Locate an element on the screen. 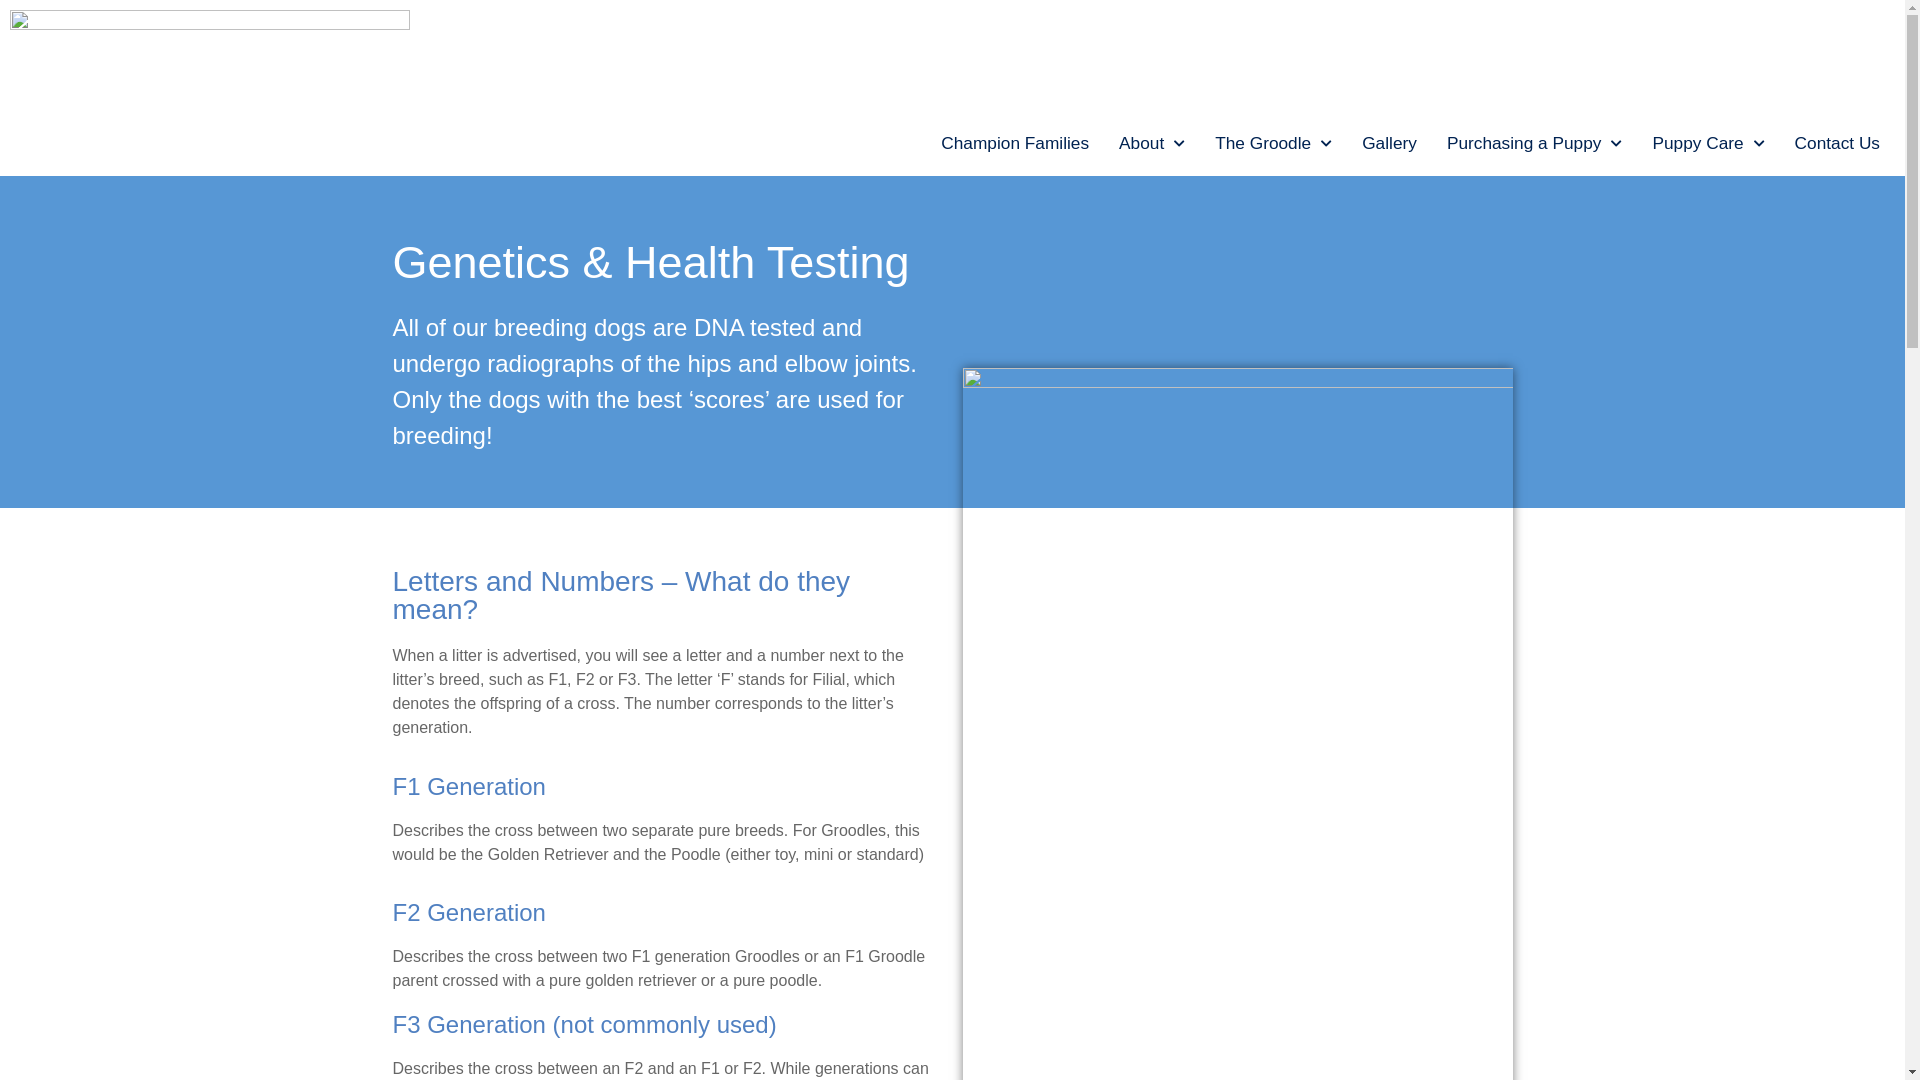 This screenshot has width=1920, height=1080. 'Champion Families' is located at coordinates (925, 141).